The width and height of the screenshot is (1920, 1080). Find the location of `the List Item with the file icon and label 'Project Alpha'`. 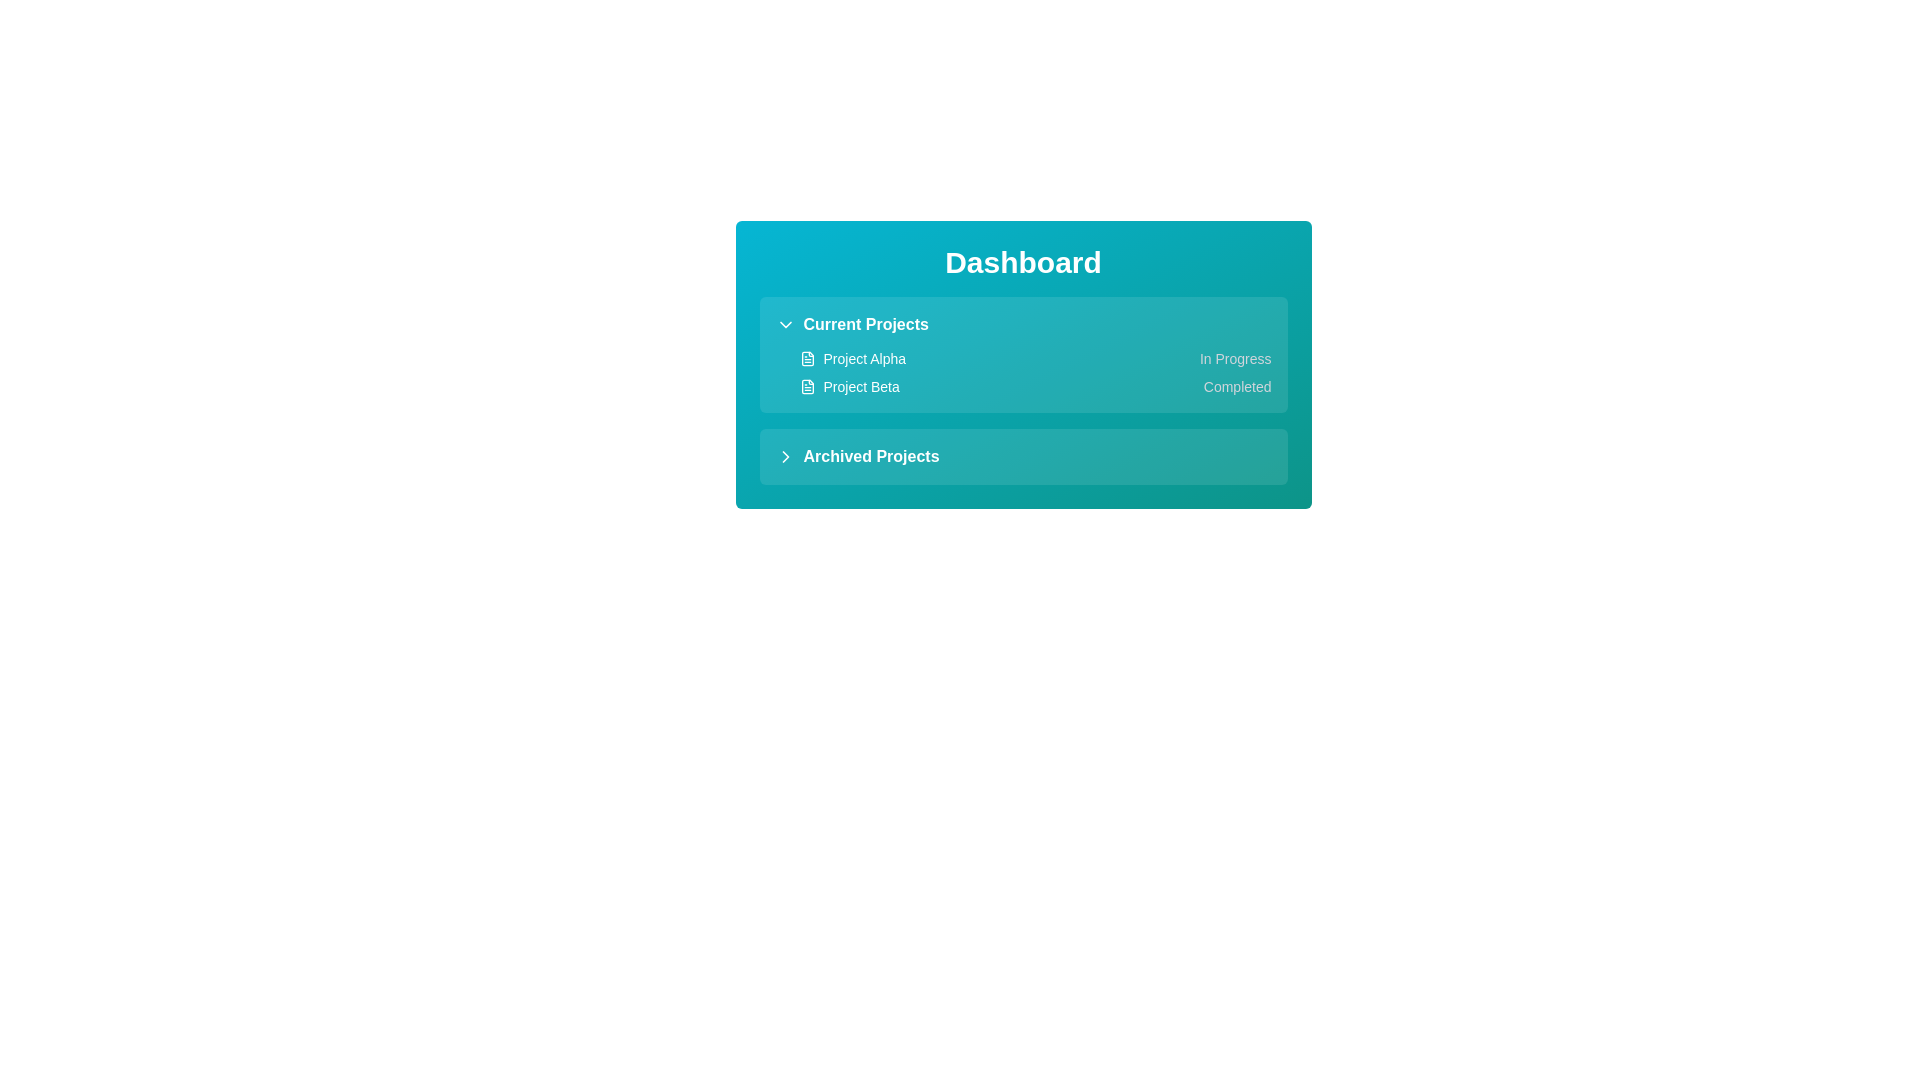

the List Item with the file icon and label 'Project Alpha' is located at coordinates (852, 357).